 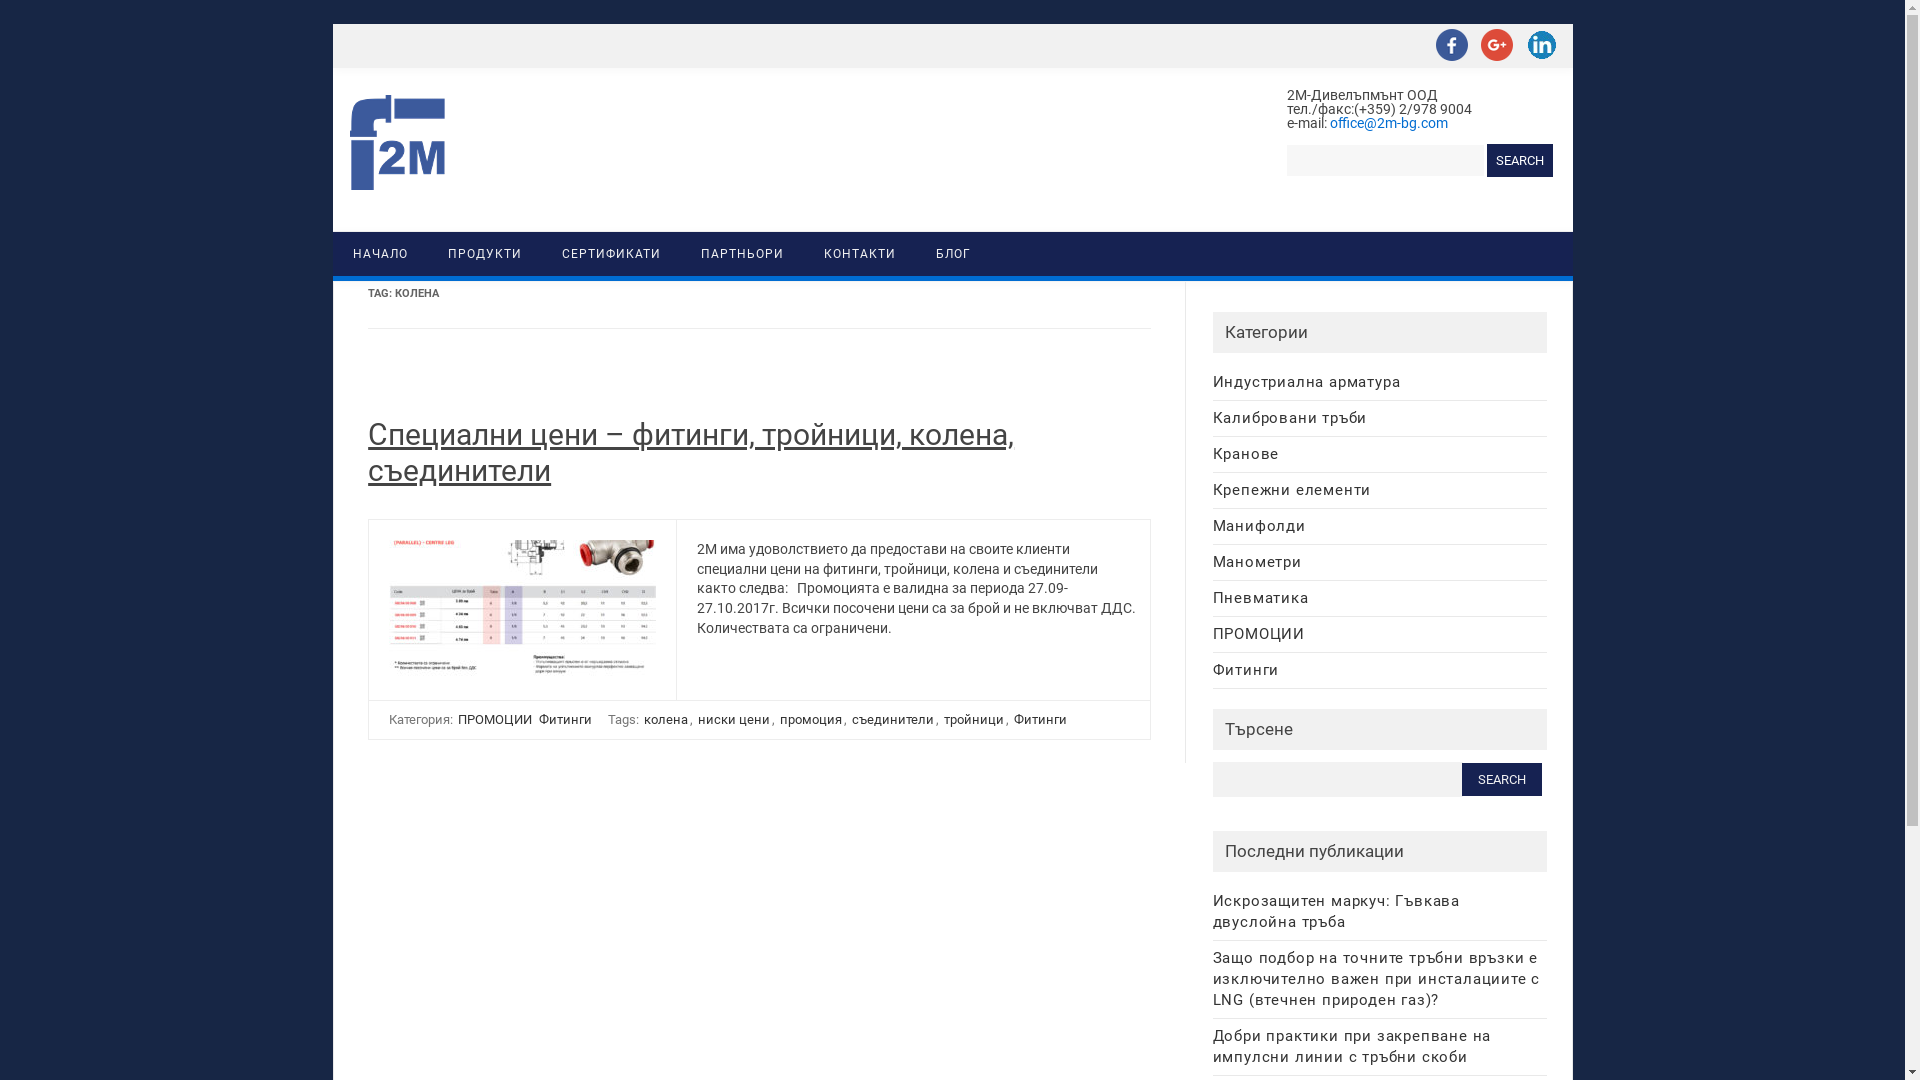 I want to click on 'Search', so click(x=1518, y=159).